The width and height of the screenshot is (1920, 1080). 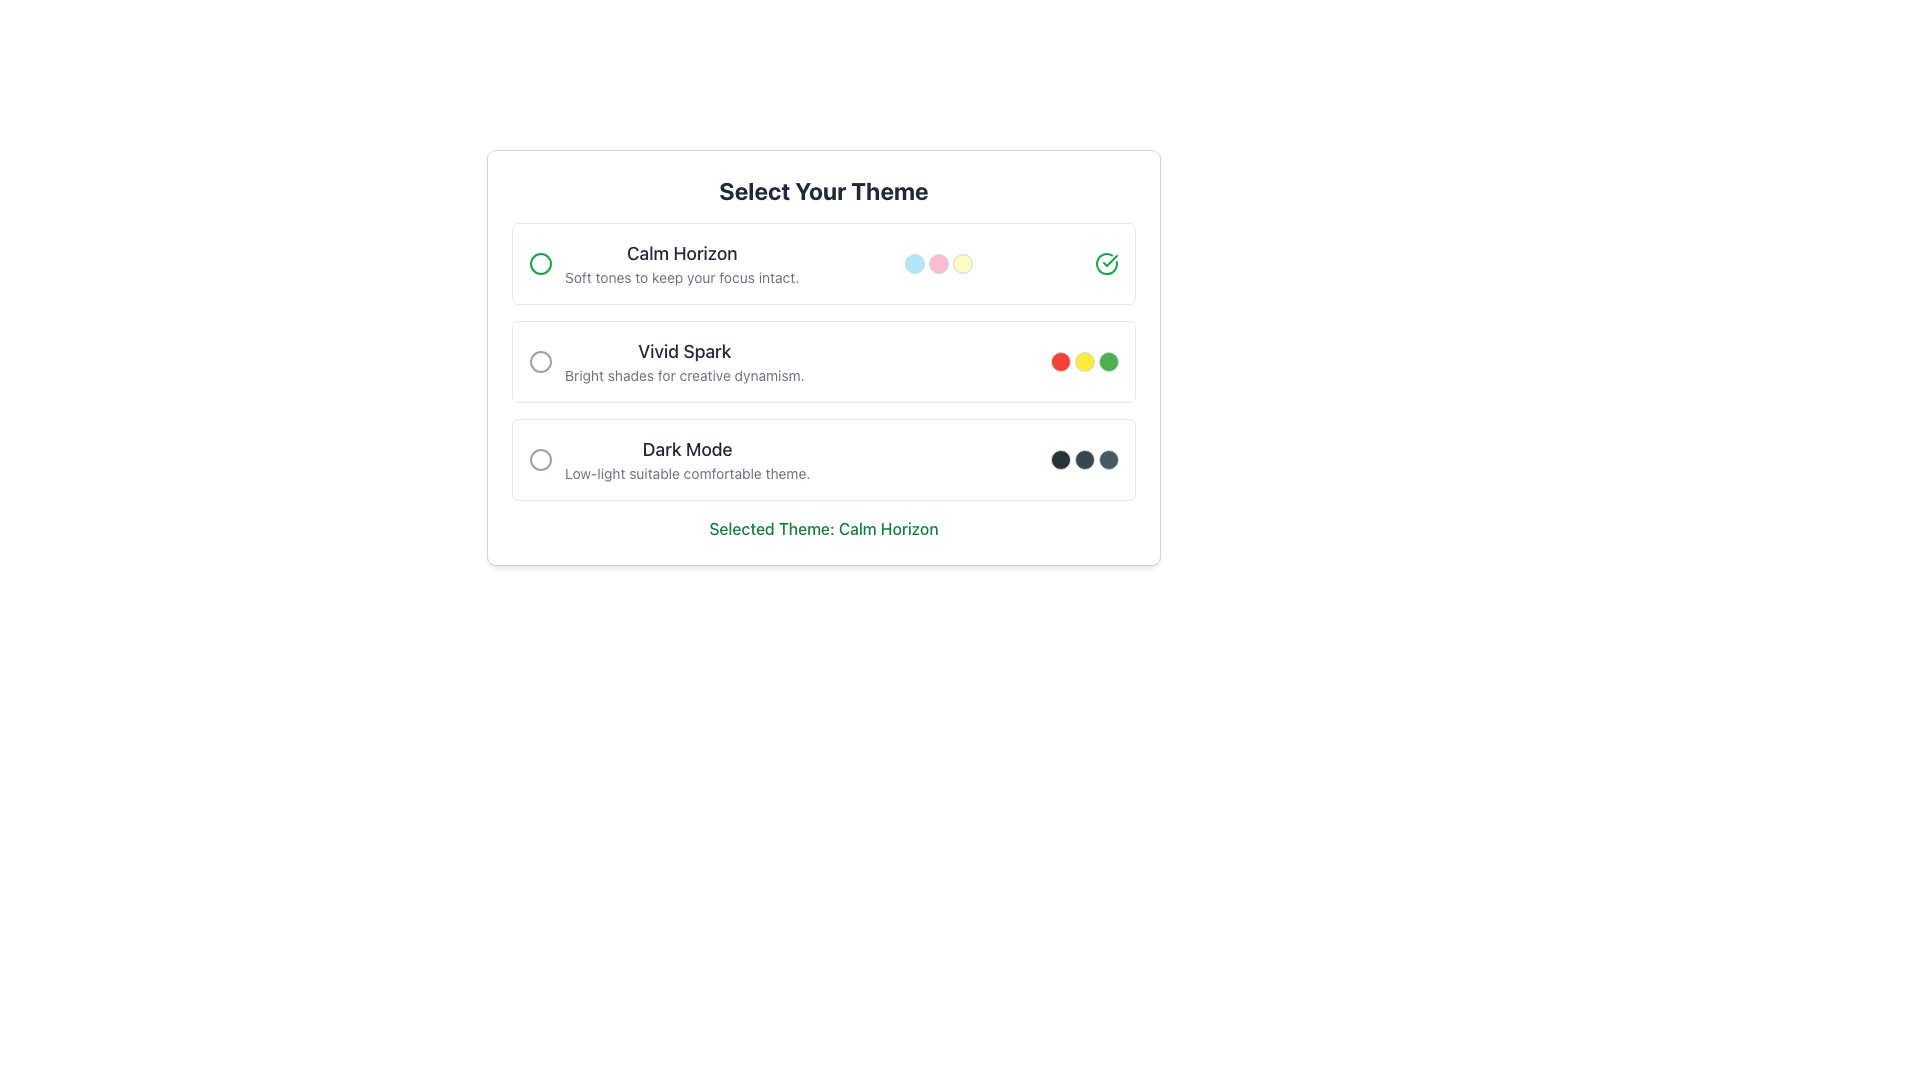 What do you see at coordinates (1083, 459) in the screenshot?
I see `the middle visual indicator circle that represents the 'Dark Mode' theme in the theme selection interface` at bounding box center [1083, 459].